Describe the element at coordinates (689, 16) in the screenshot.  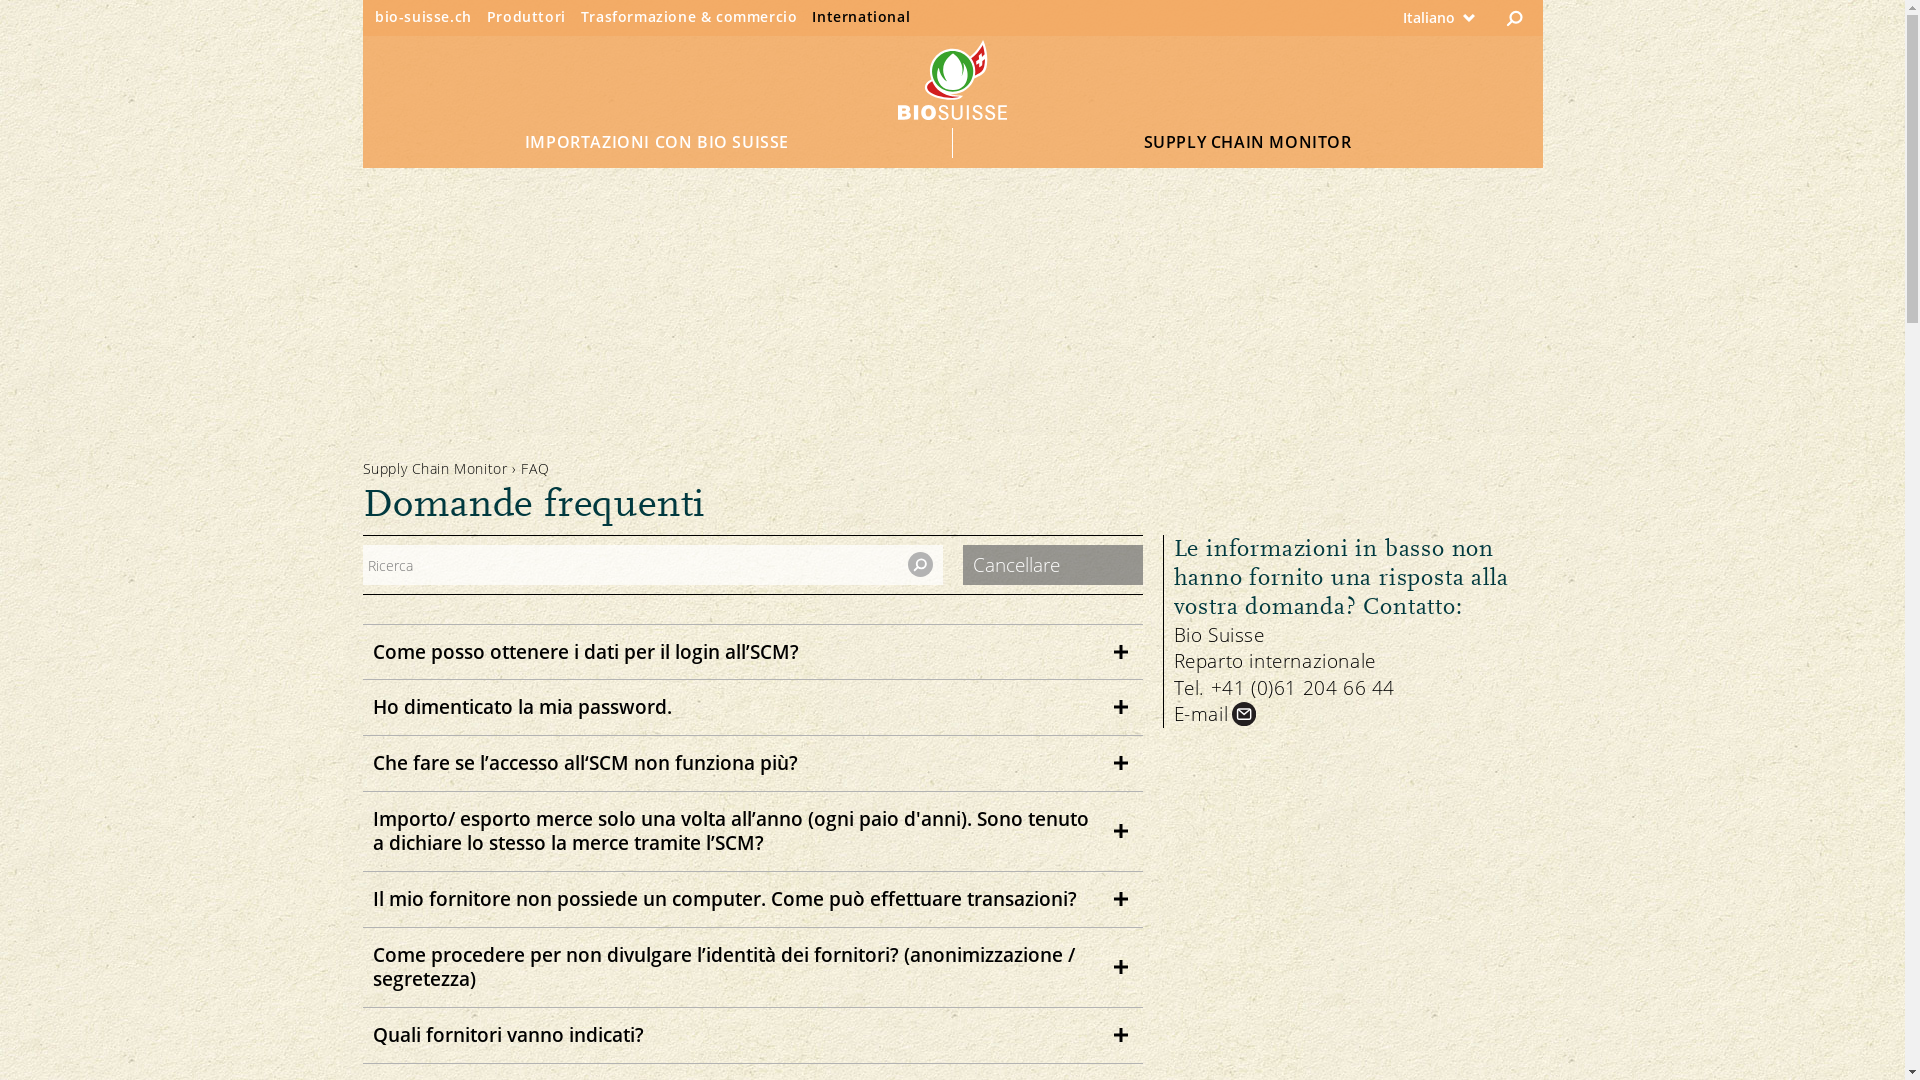
I see `'Trasformazione & commercio'` at that location.